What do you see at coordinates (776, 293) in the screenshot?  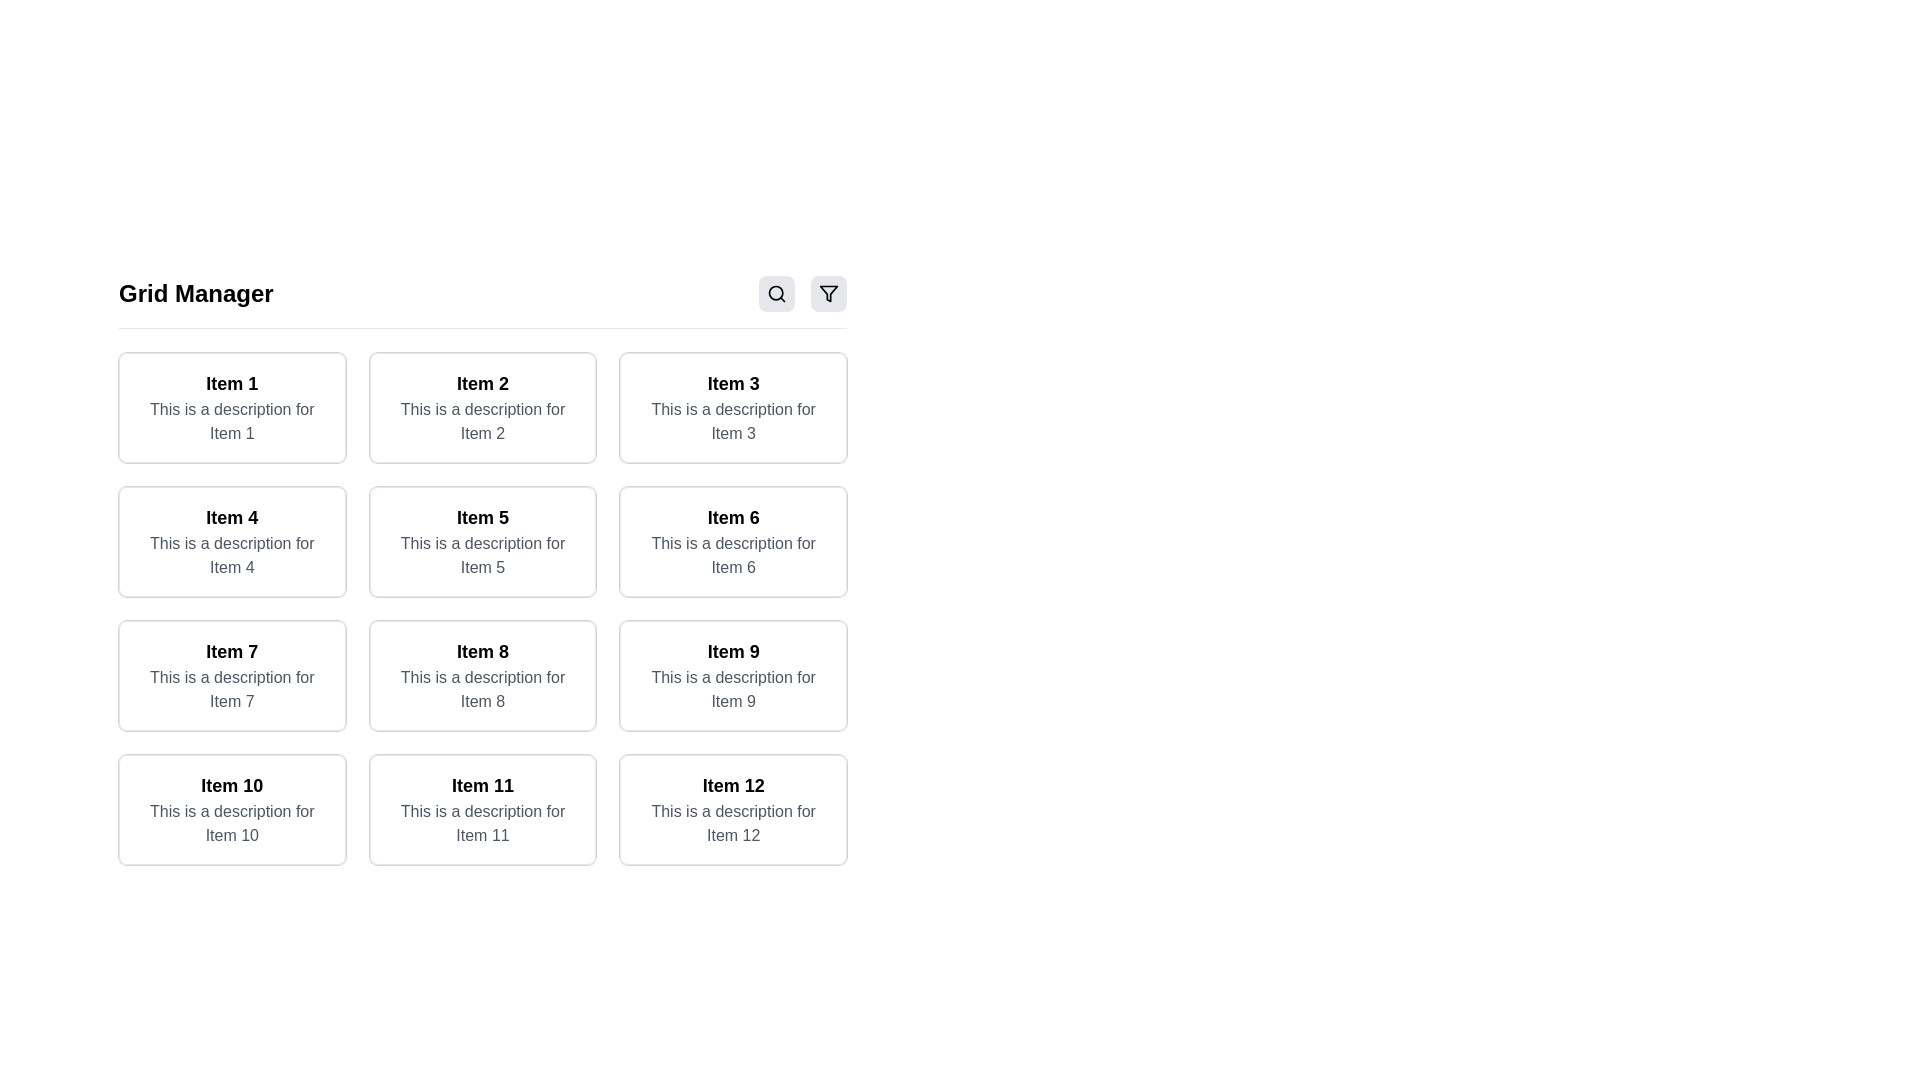 I see `the magnifying glass icon located in the top-right corner of the interface` at bounding box center [776, 293].